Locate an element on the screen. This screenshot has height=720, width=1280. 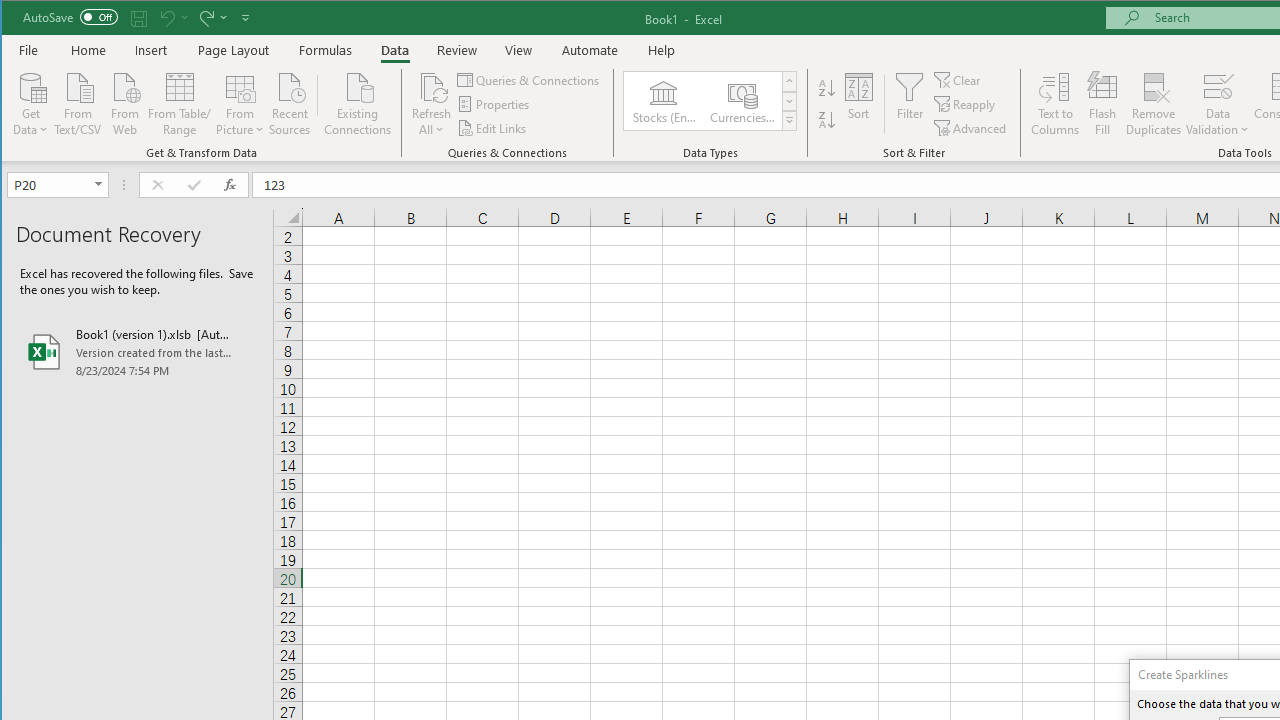
'Flash Fill' is located at coordinates (1101, 104).